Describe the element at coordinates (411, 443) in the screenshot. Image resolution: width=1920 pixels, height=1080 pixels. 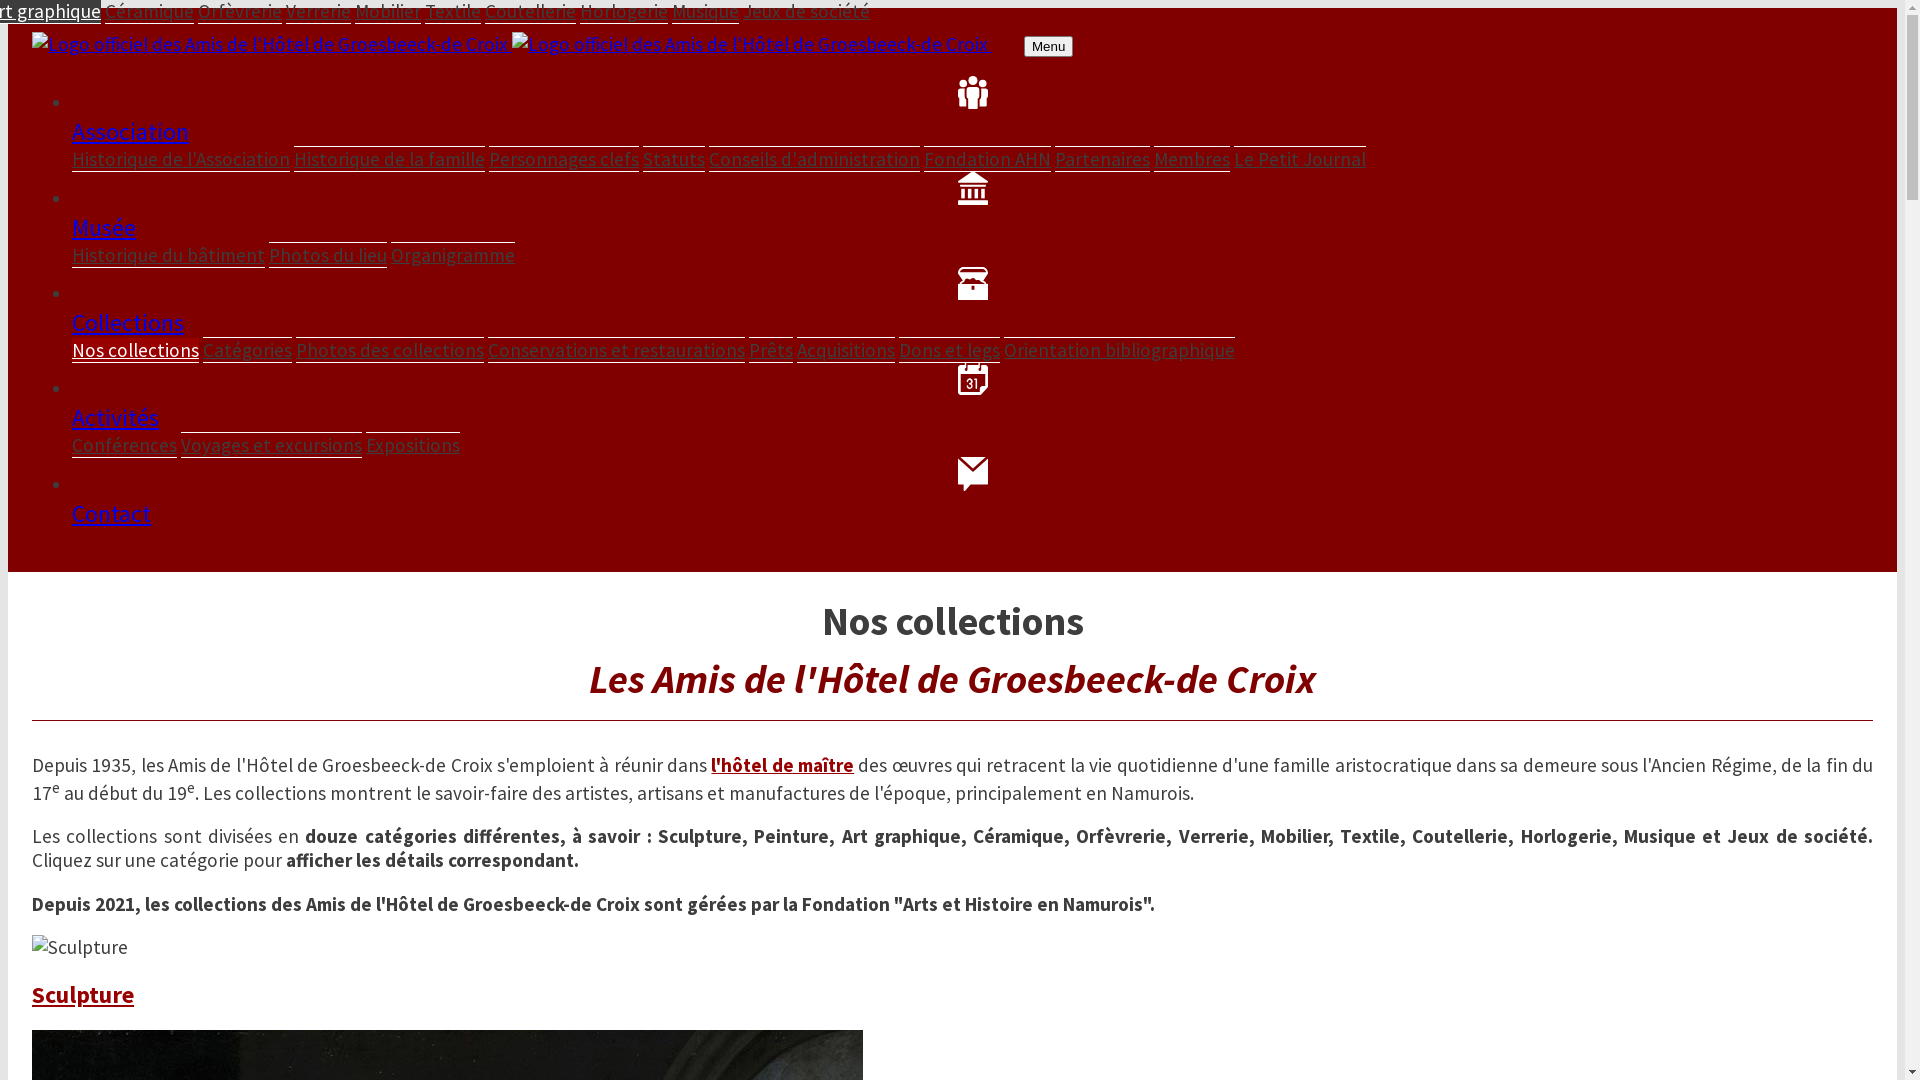
I see `'Expositions'` at that location.